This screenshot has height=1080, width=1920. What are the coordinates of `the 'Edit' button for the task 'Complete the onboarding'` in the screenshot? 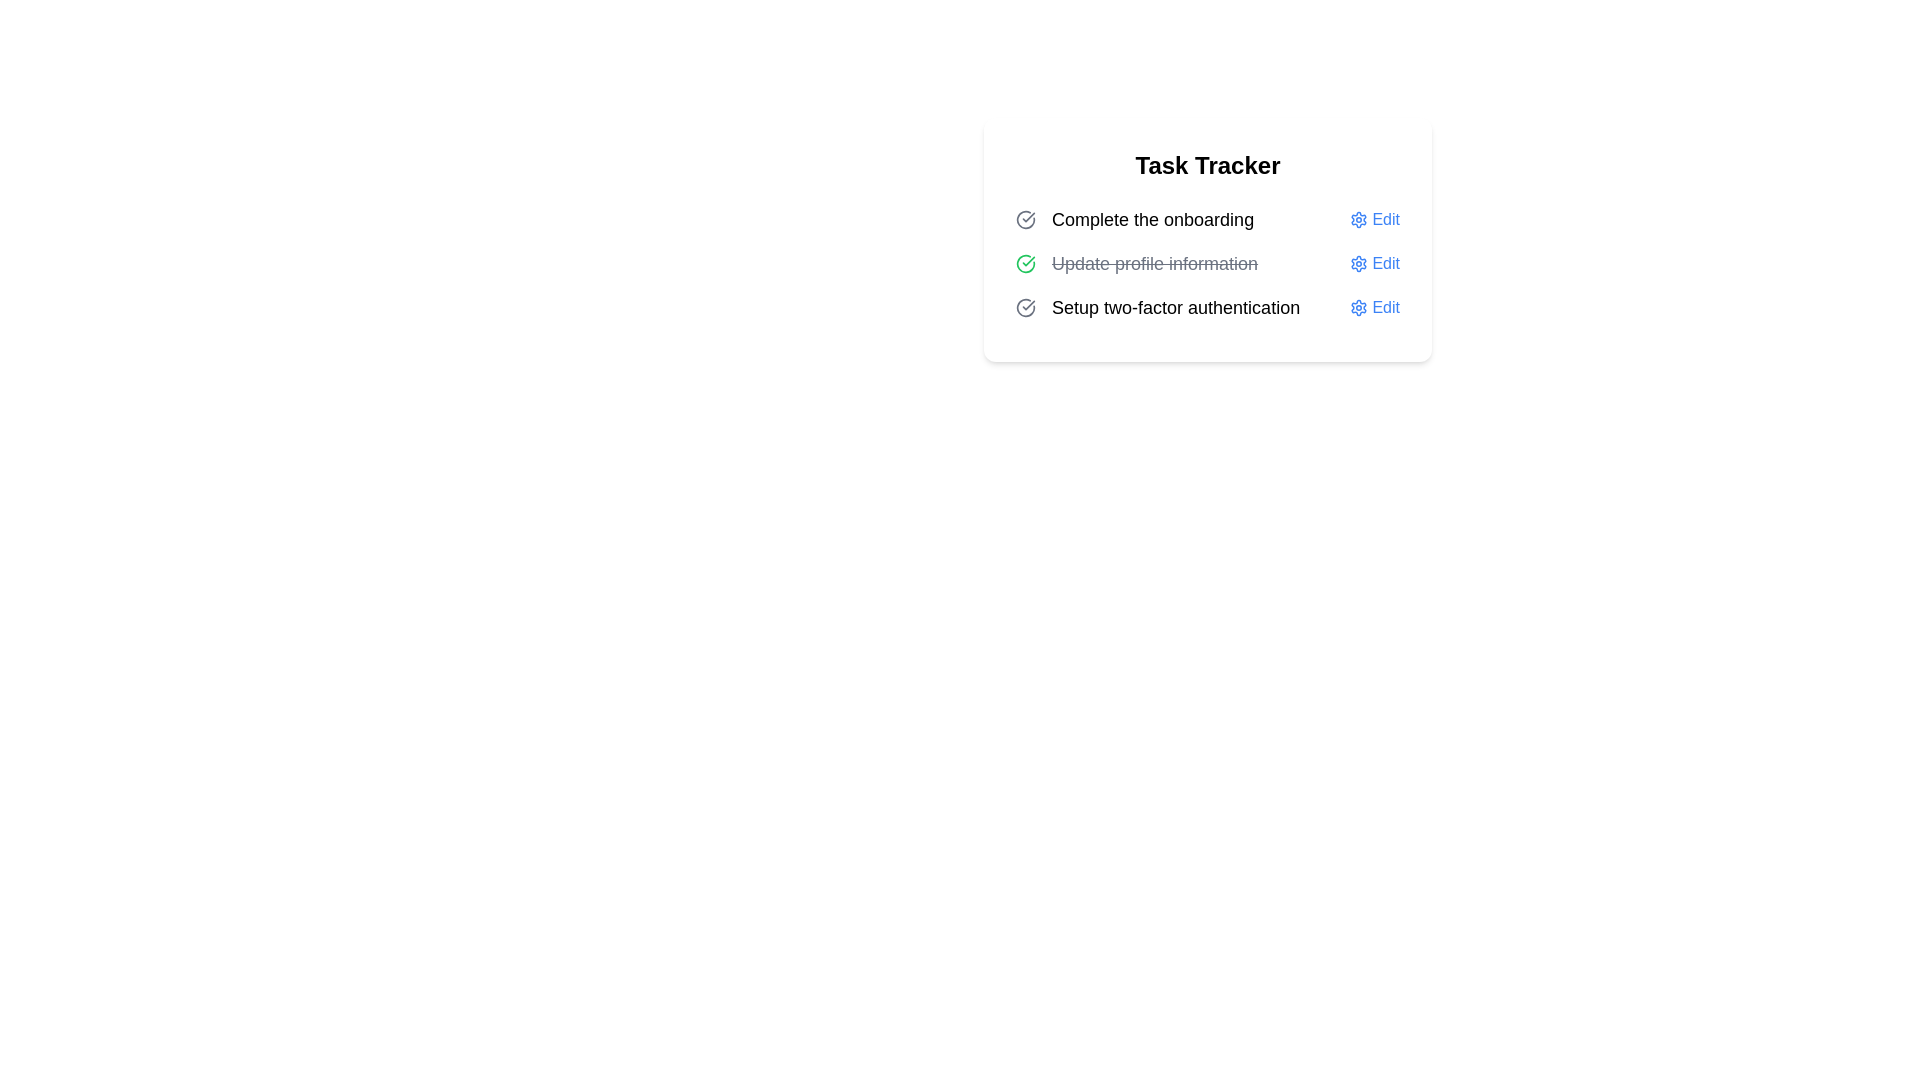 It's located at (1374, 219).